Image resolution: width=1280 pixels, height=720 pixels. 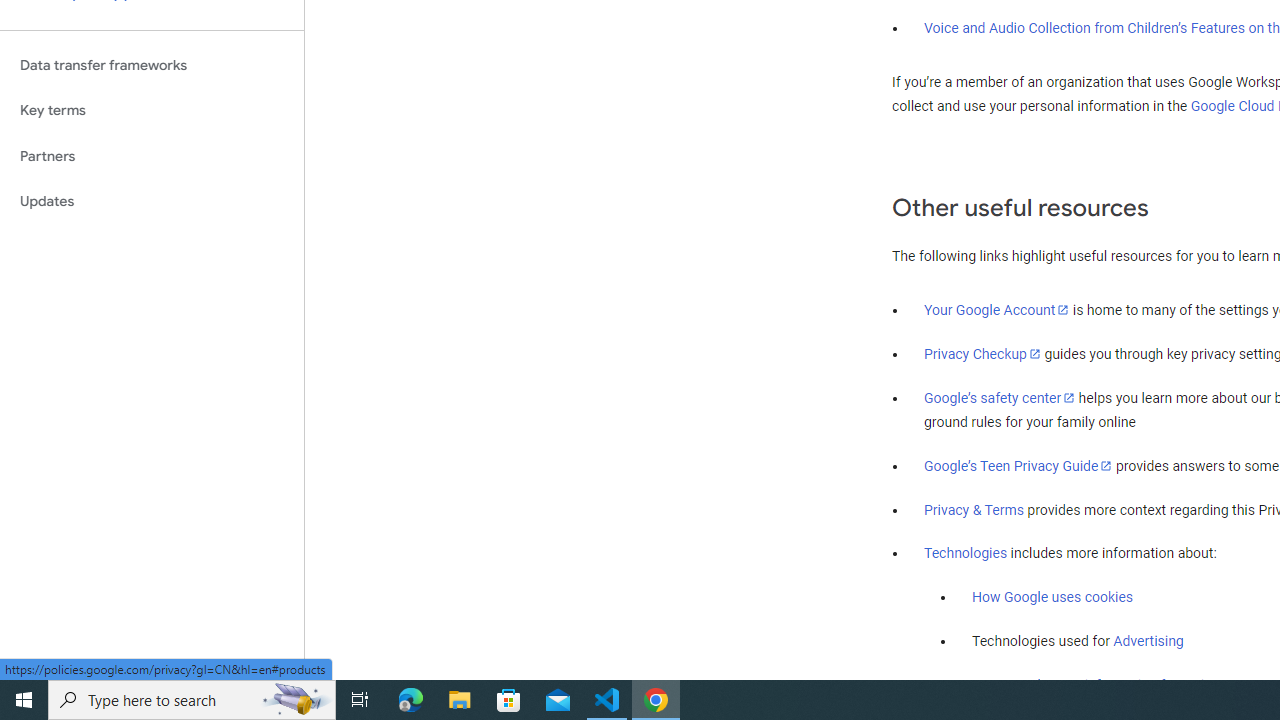 I want to click on 'Your Google Account', so click(x=997, y=309).